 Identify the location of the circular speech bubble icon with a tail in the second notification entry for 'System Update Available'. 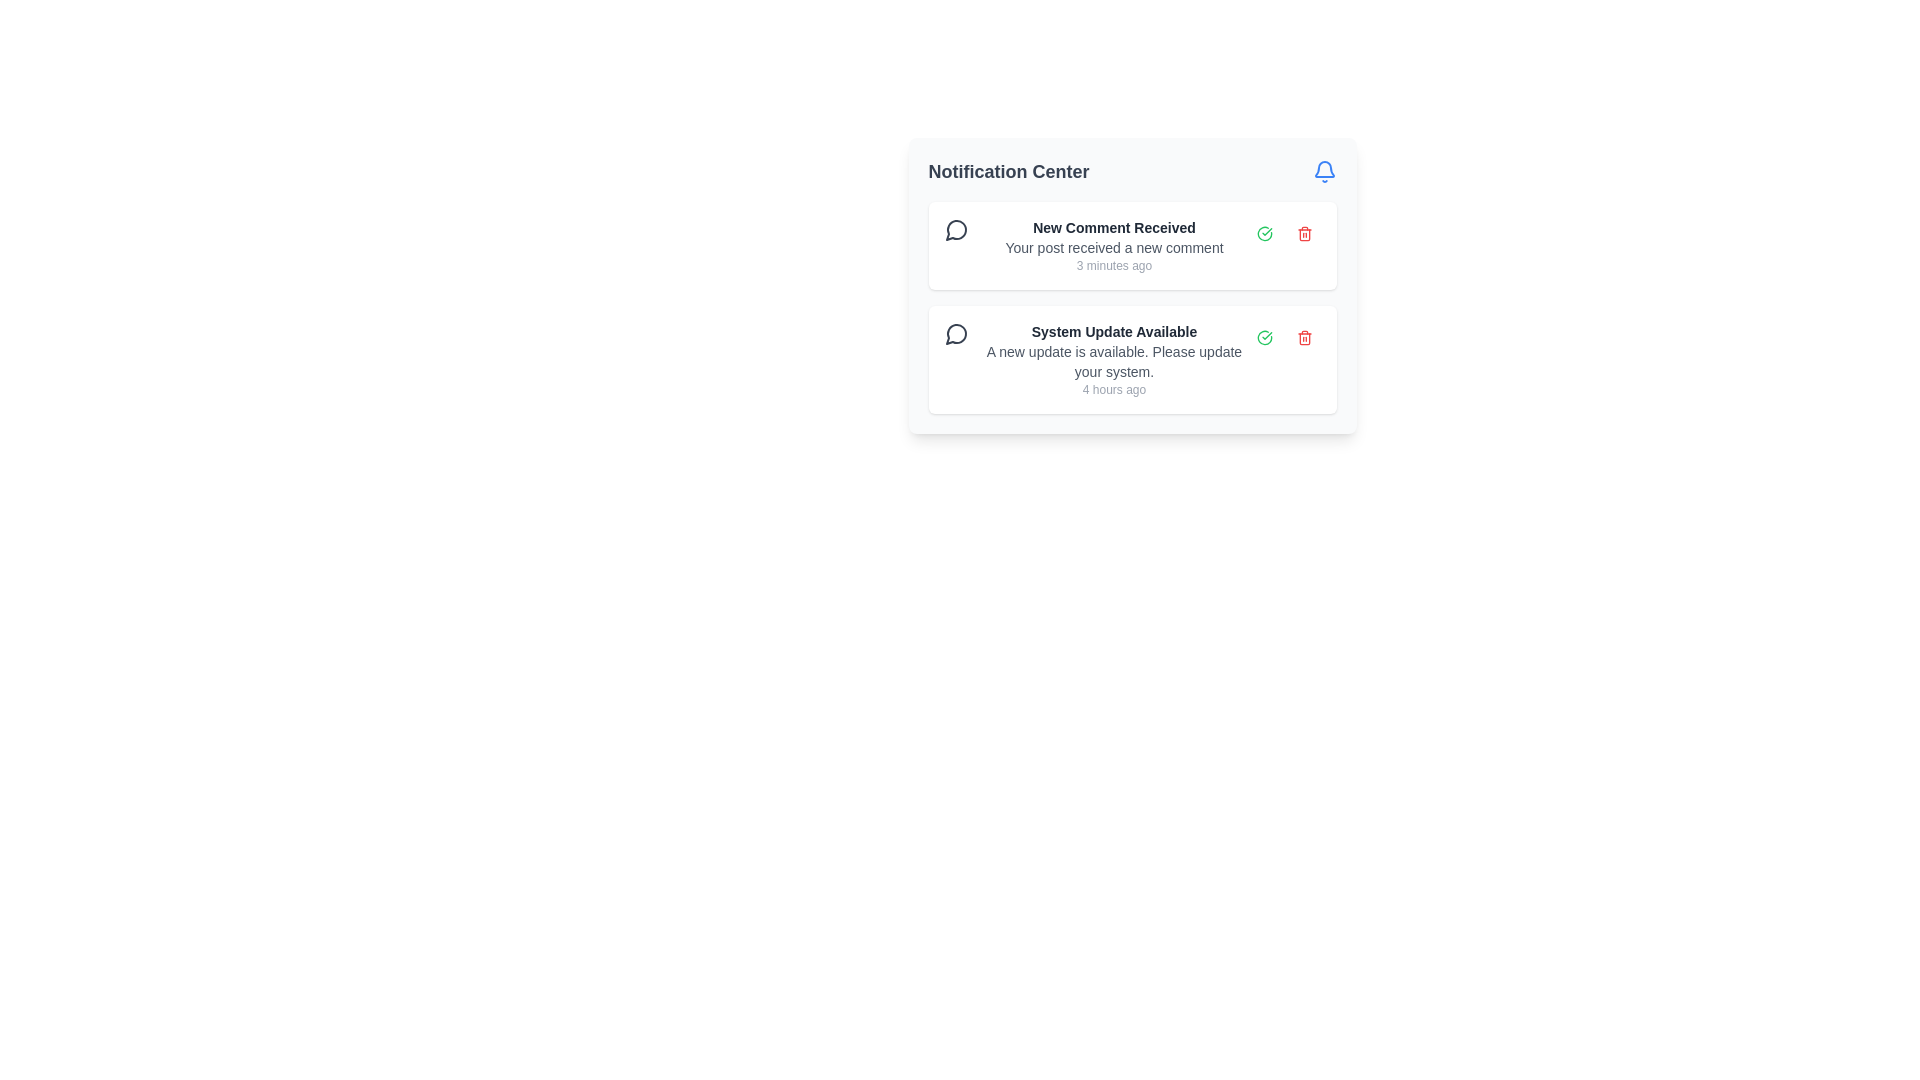
(954, 333).